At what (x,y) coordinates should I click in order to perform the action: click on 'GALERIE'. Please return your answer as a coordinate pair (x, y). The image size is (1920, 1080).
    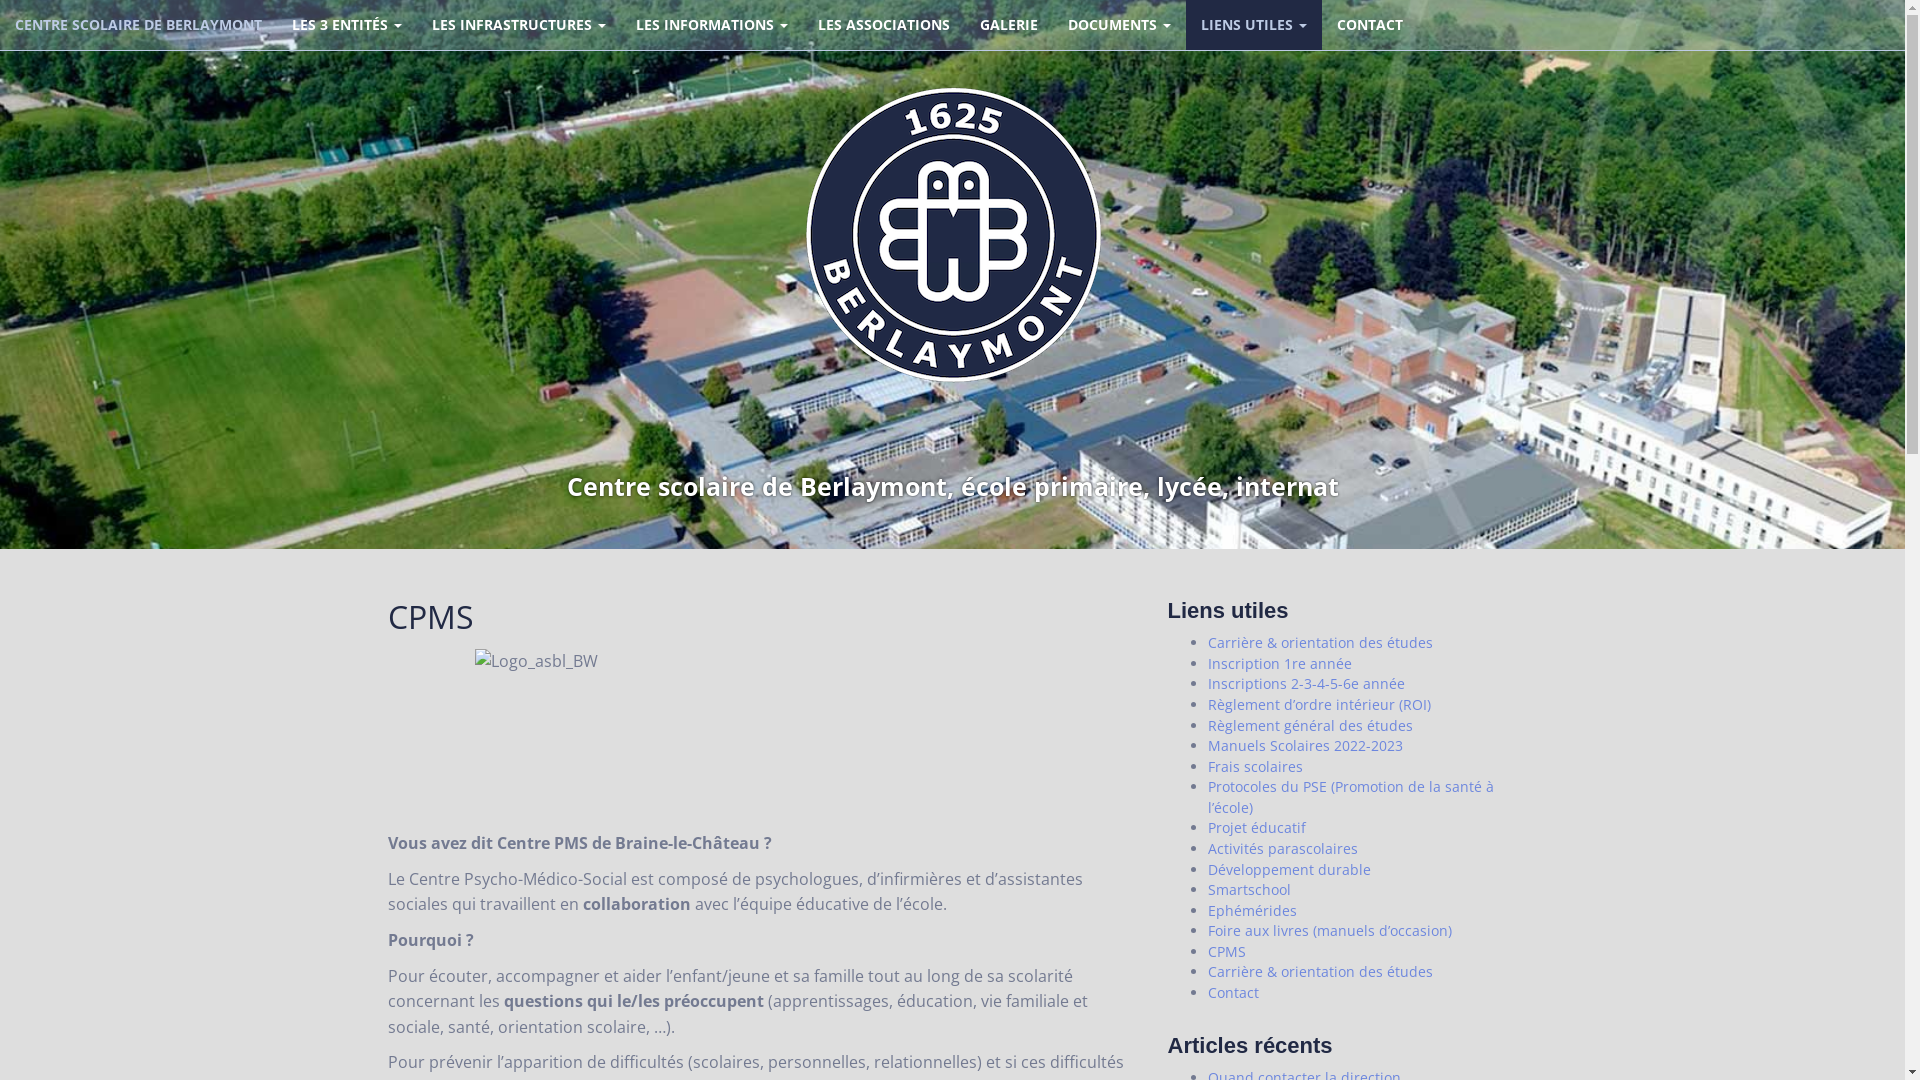
    Looking at the image, I should click on (1008, 24).